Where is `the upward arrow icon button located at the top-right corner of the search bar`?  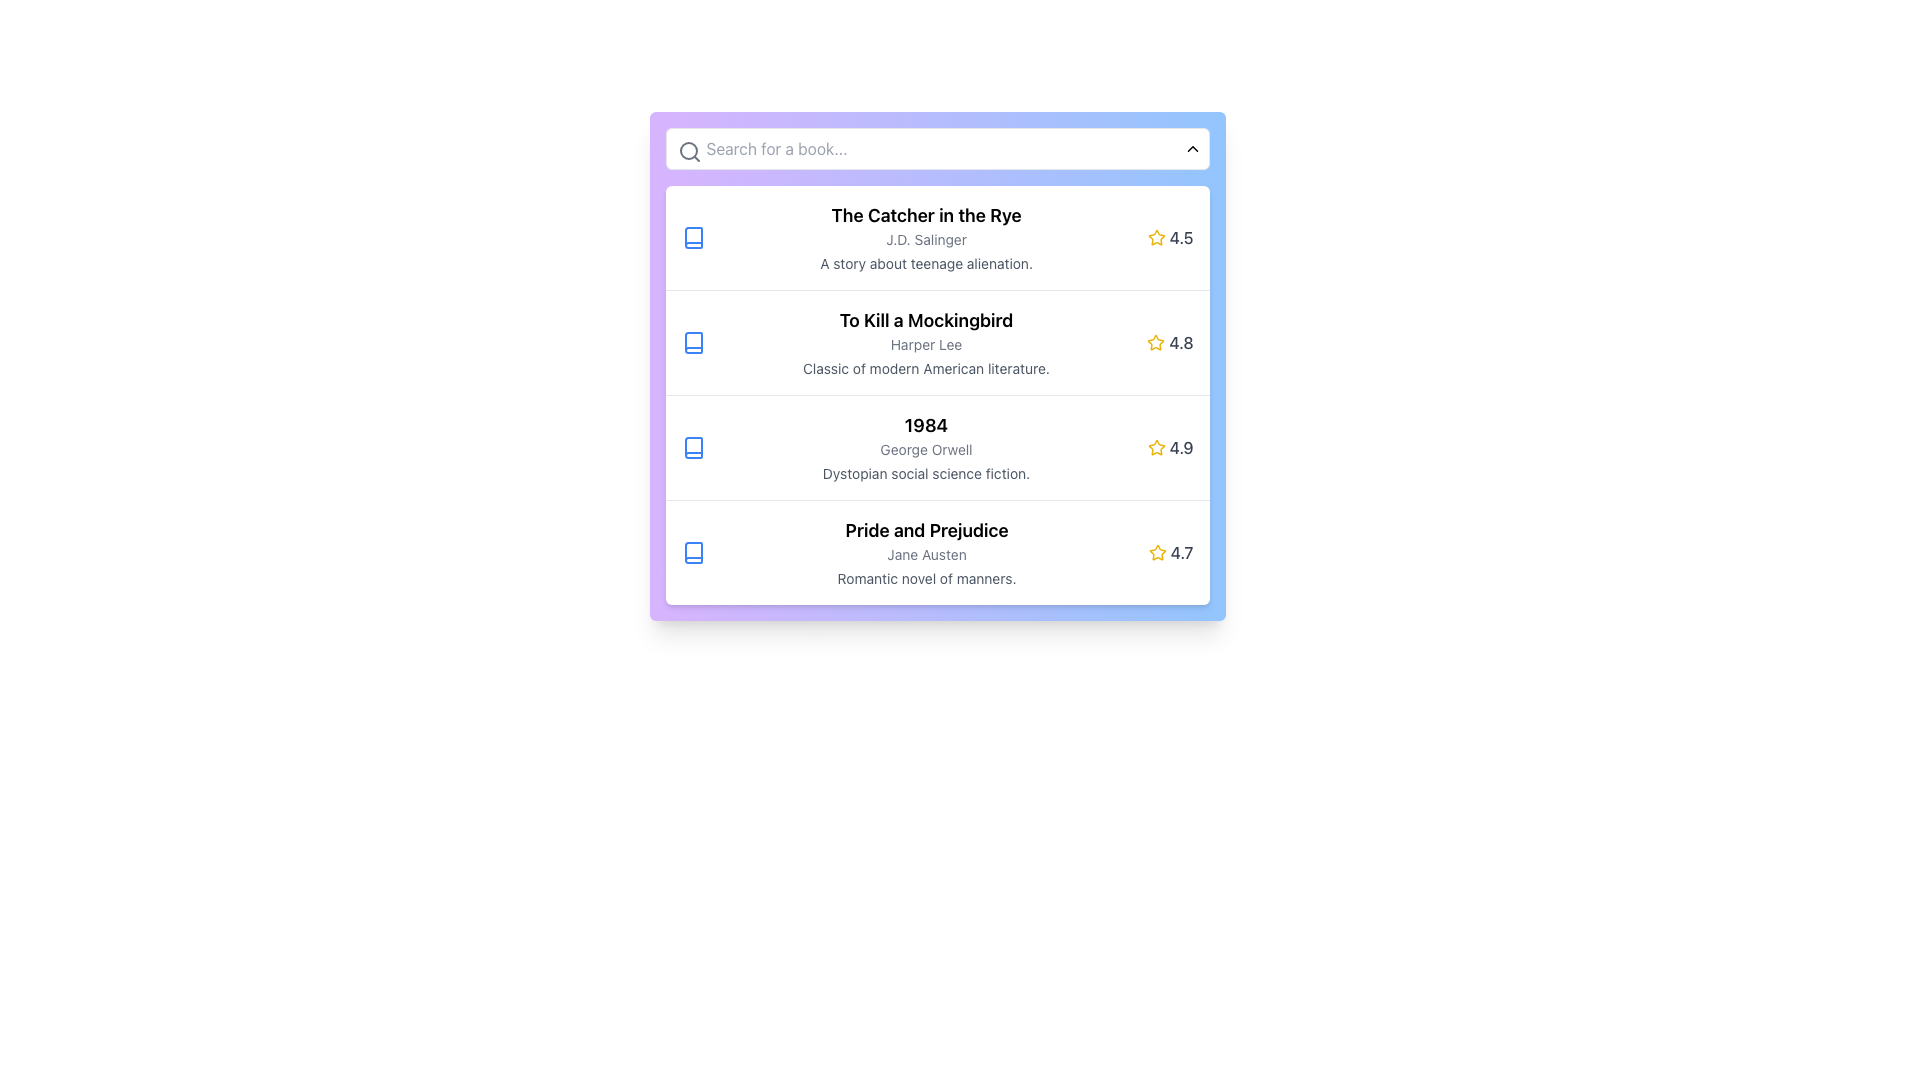
the upward arrow icon button located at the top-right corner of the search bar is located at coordinates (1192, 148).